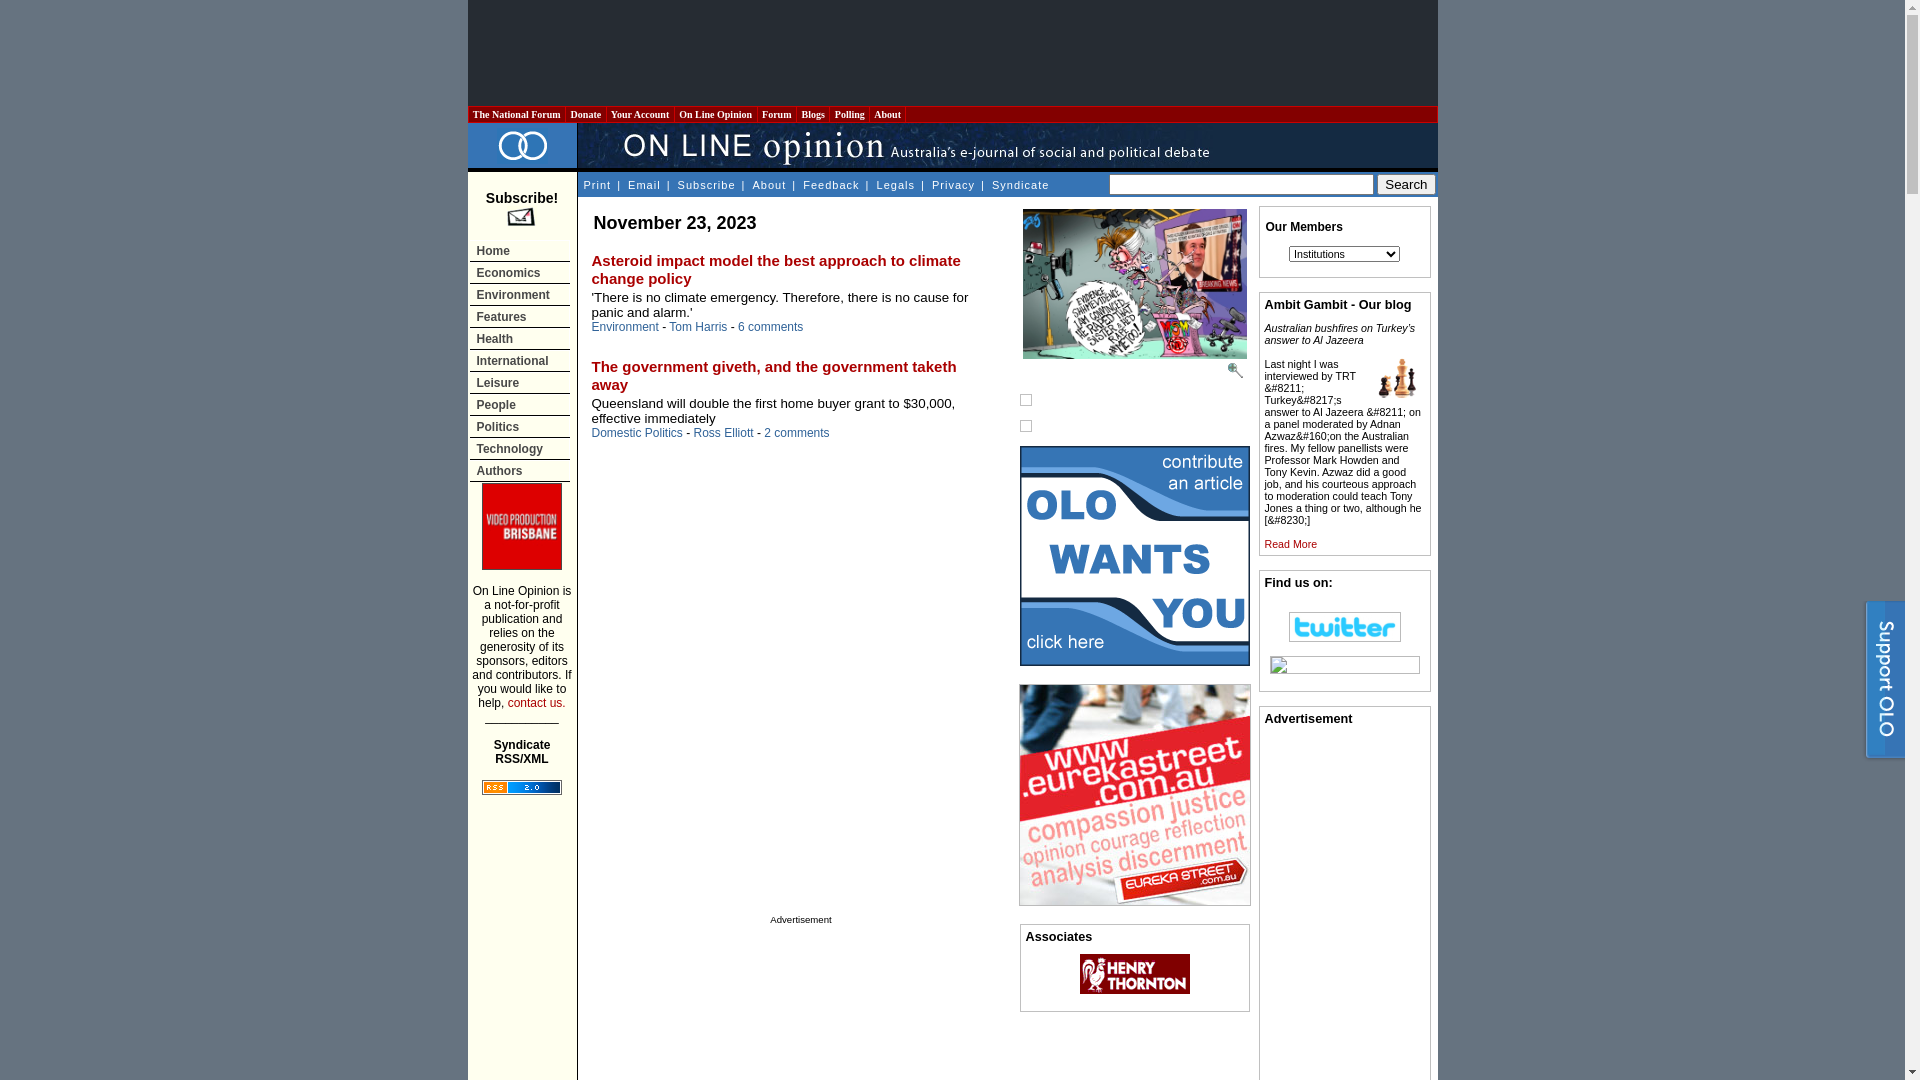  I want to click on ' Forum ', so click(776, 114).